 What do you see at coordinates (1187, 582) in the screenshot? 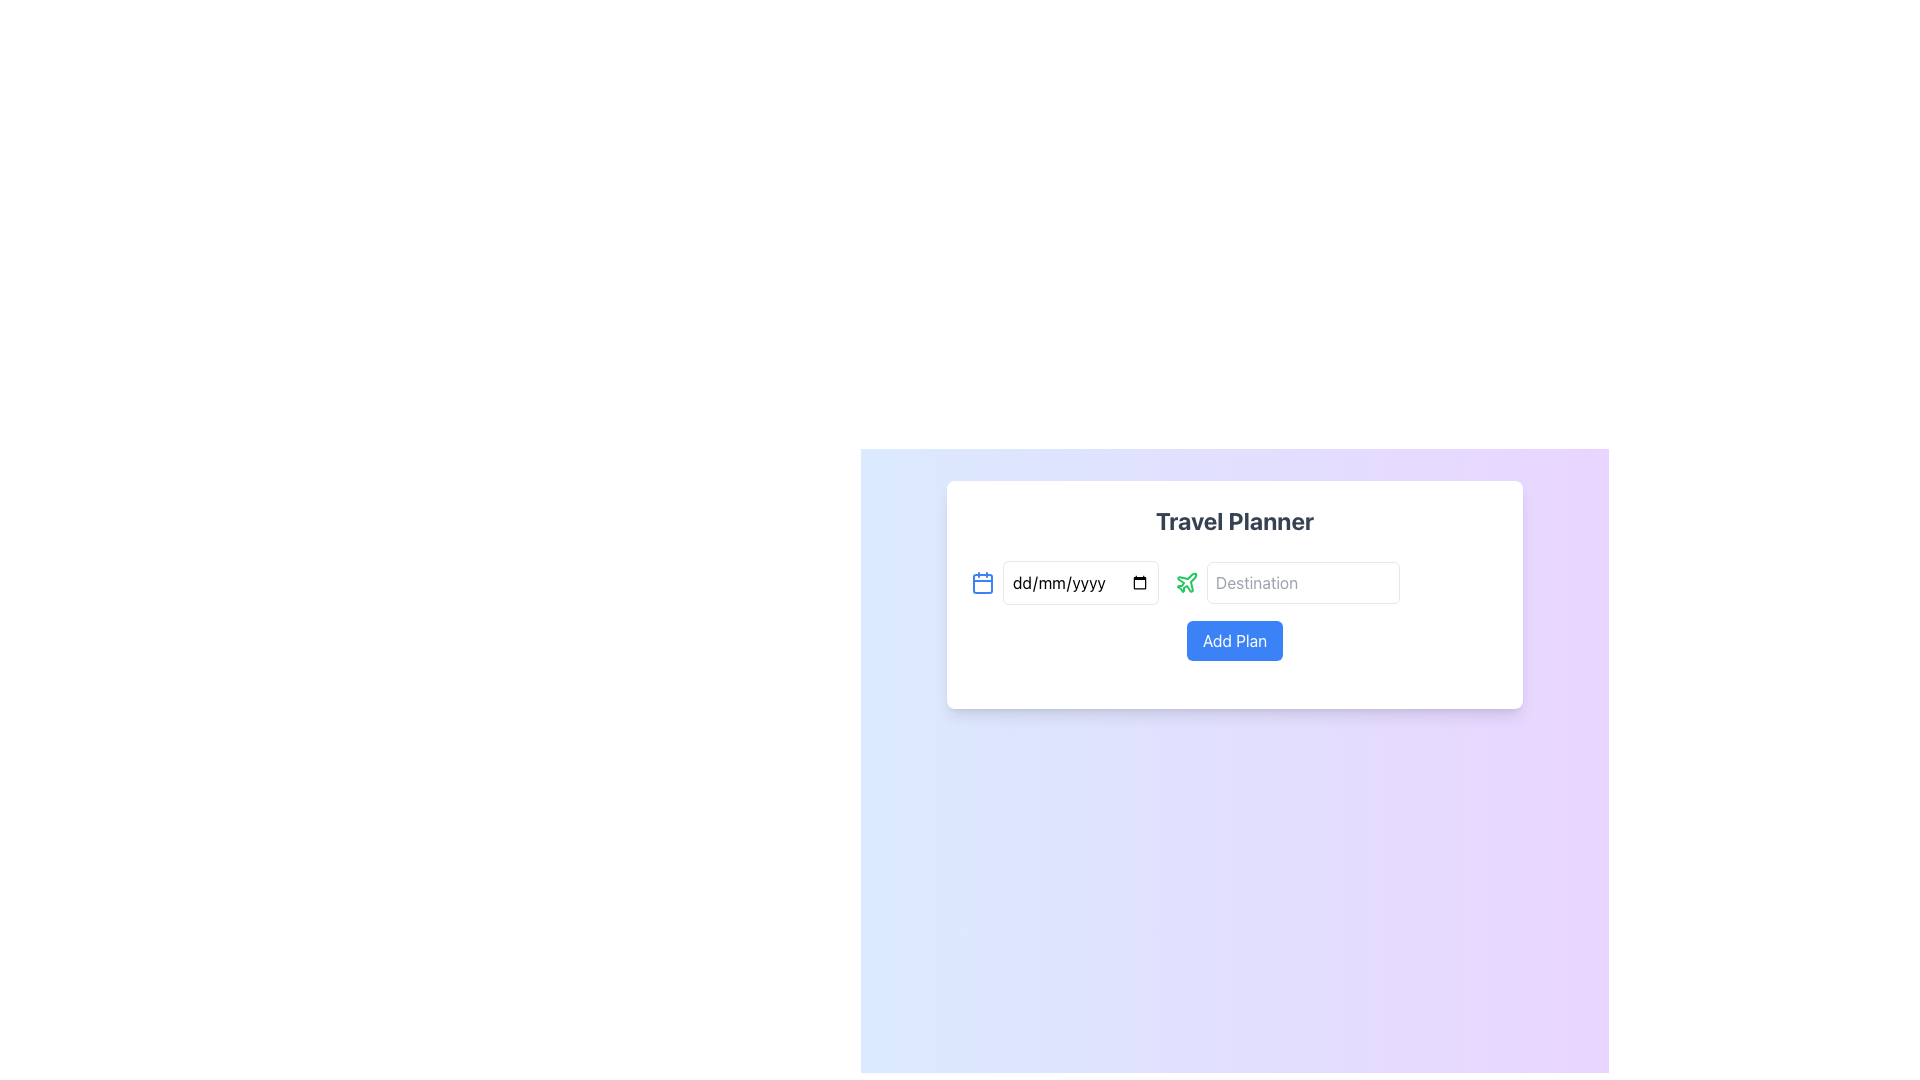
I see `the green airplane icon located to the right of the 'Destination' text input field in the travel planning interface` at bounding box center [1187, 582].